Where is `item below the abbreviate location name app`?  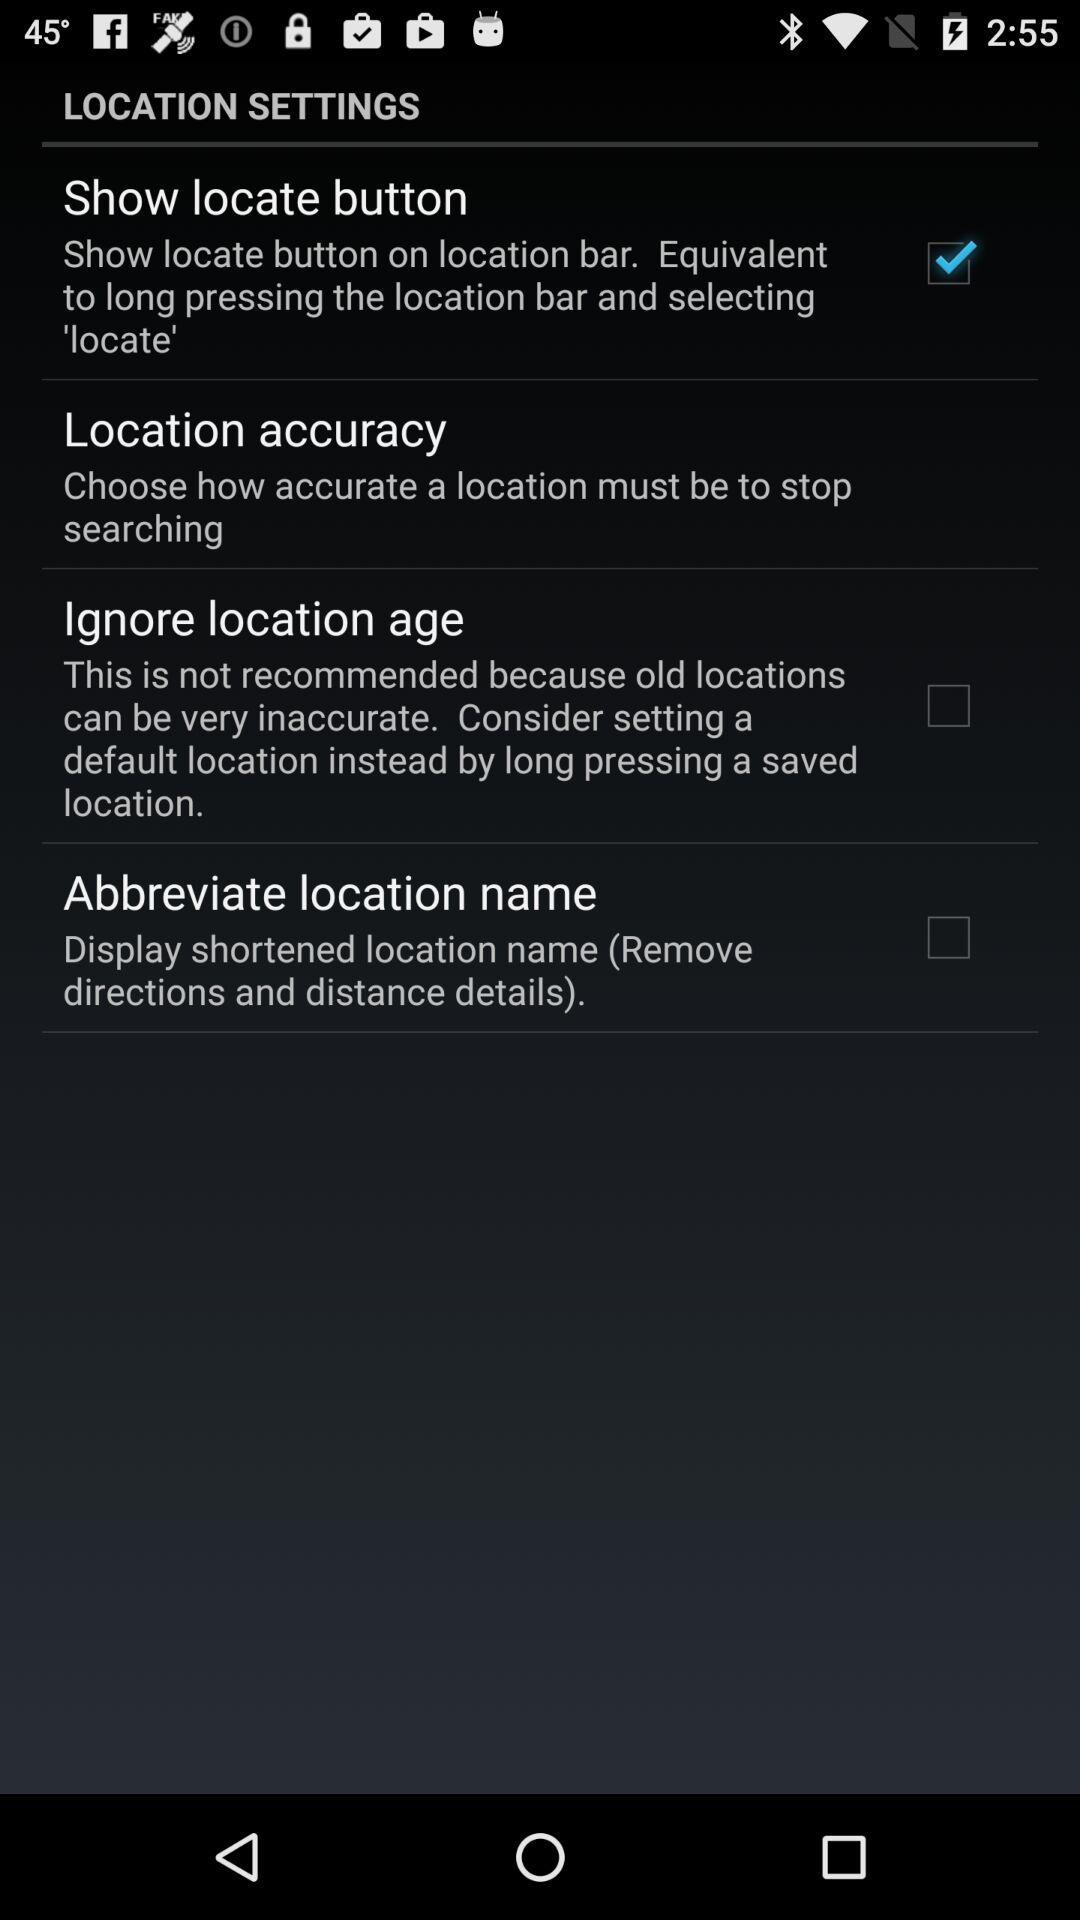
item below the abbreviate location name app is located at coordinates (463, 969).